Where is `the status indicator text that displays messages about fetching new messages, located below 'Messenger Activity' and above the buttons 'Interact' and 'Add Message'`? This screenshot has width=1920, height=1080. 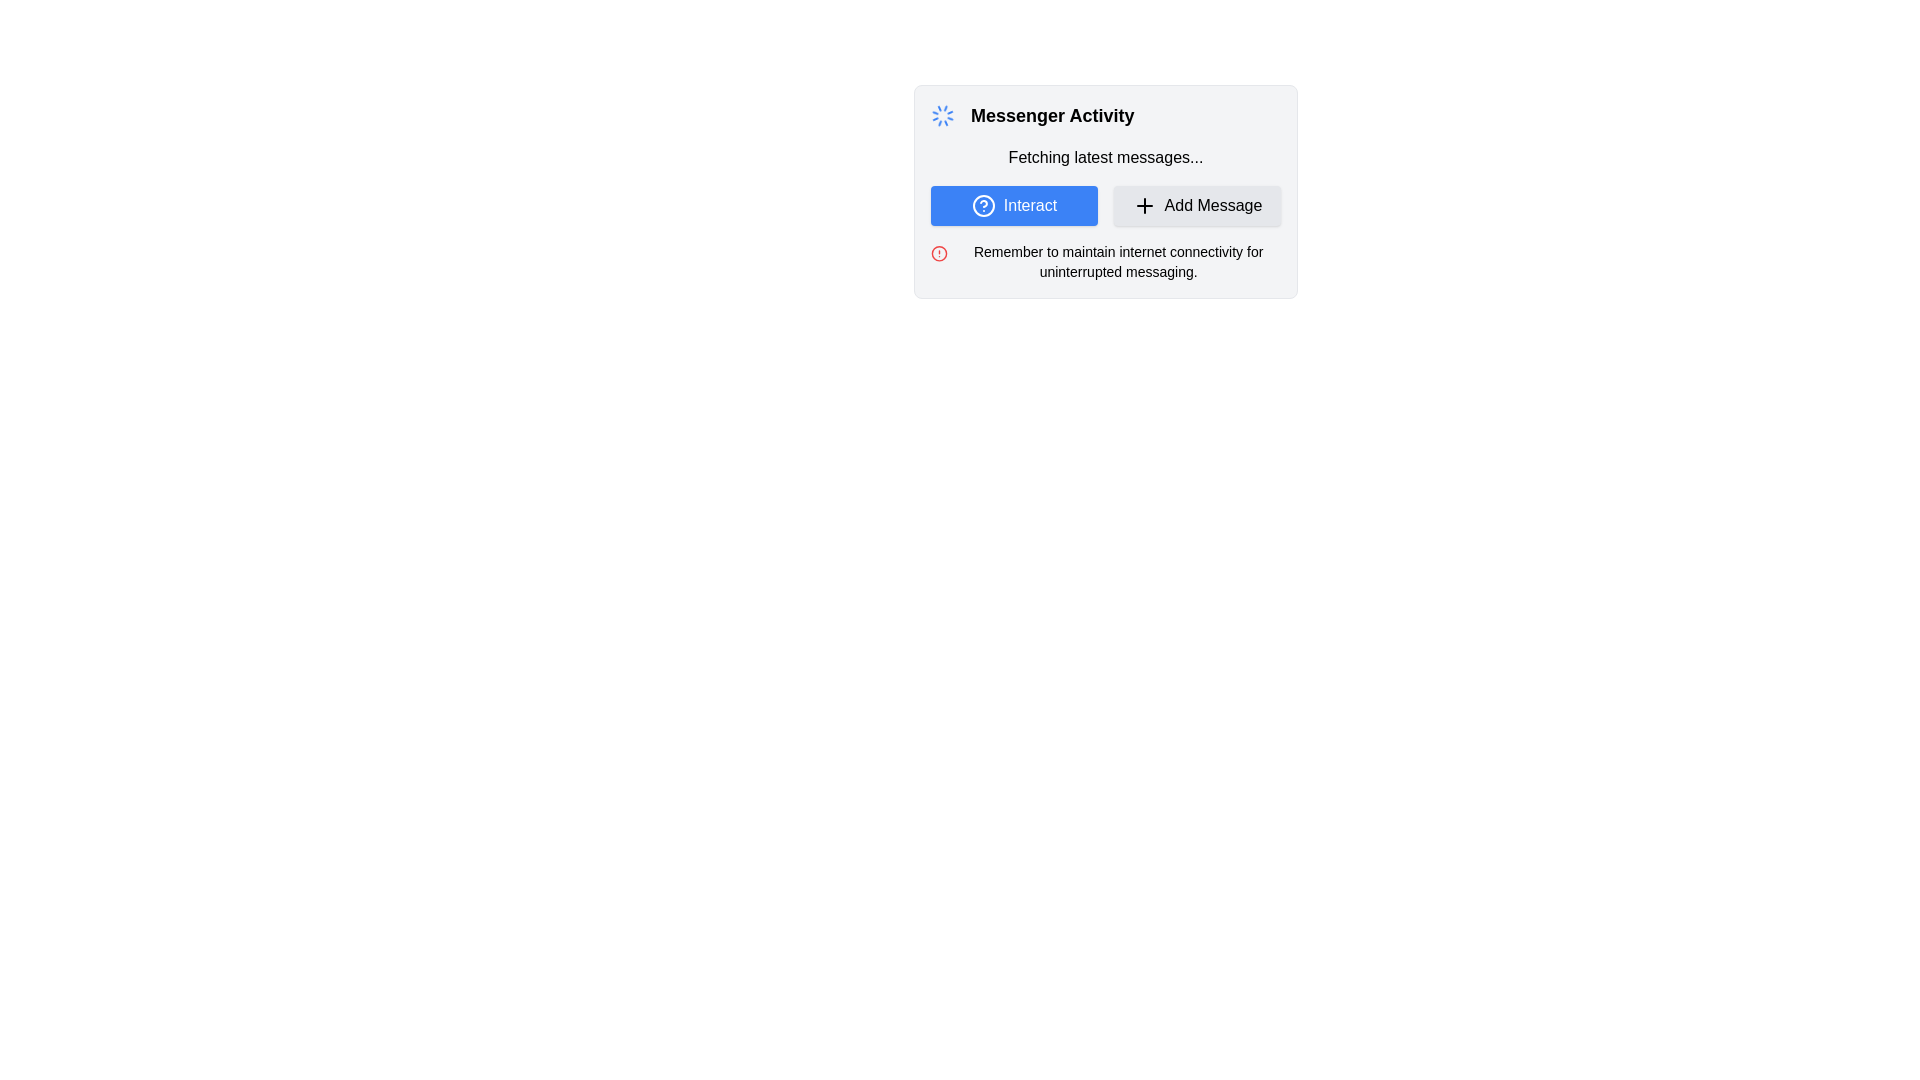 the status indicator text that displays messages about fetching new messages, located below 'Messenger Activity' and above the buttons 'Interact' and 'Add Message' is located at coordinates (1104, 157).